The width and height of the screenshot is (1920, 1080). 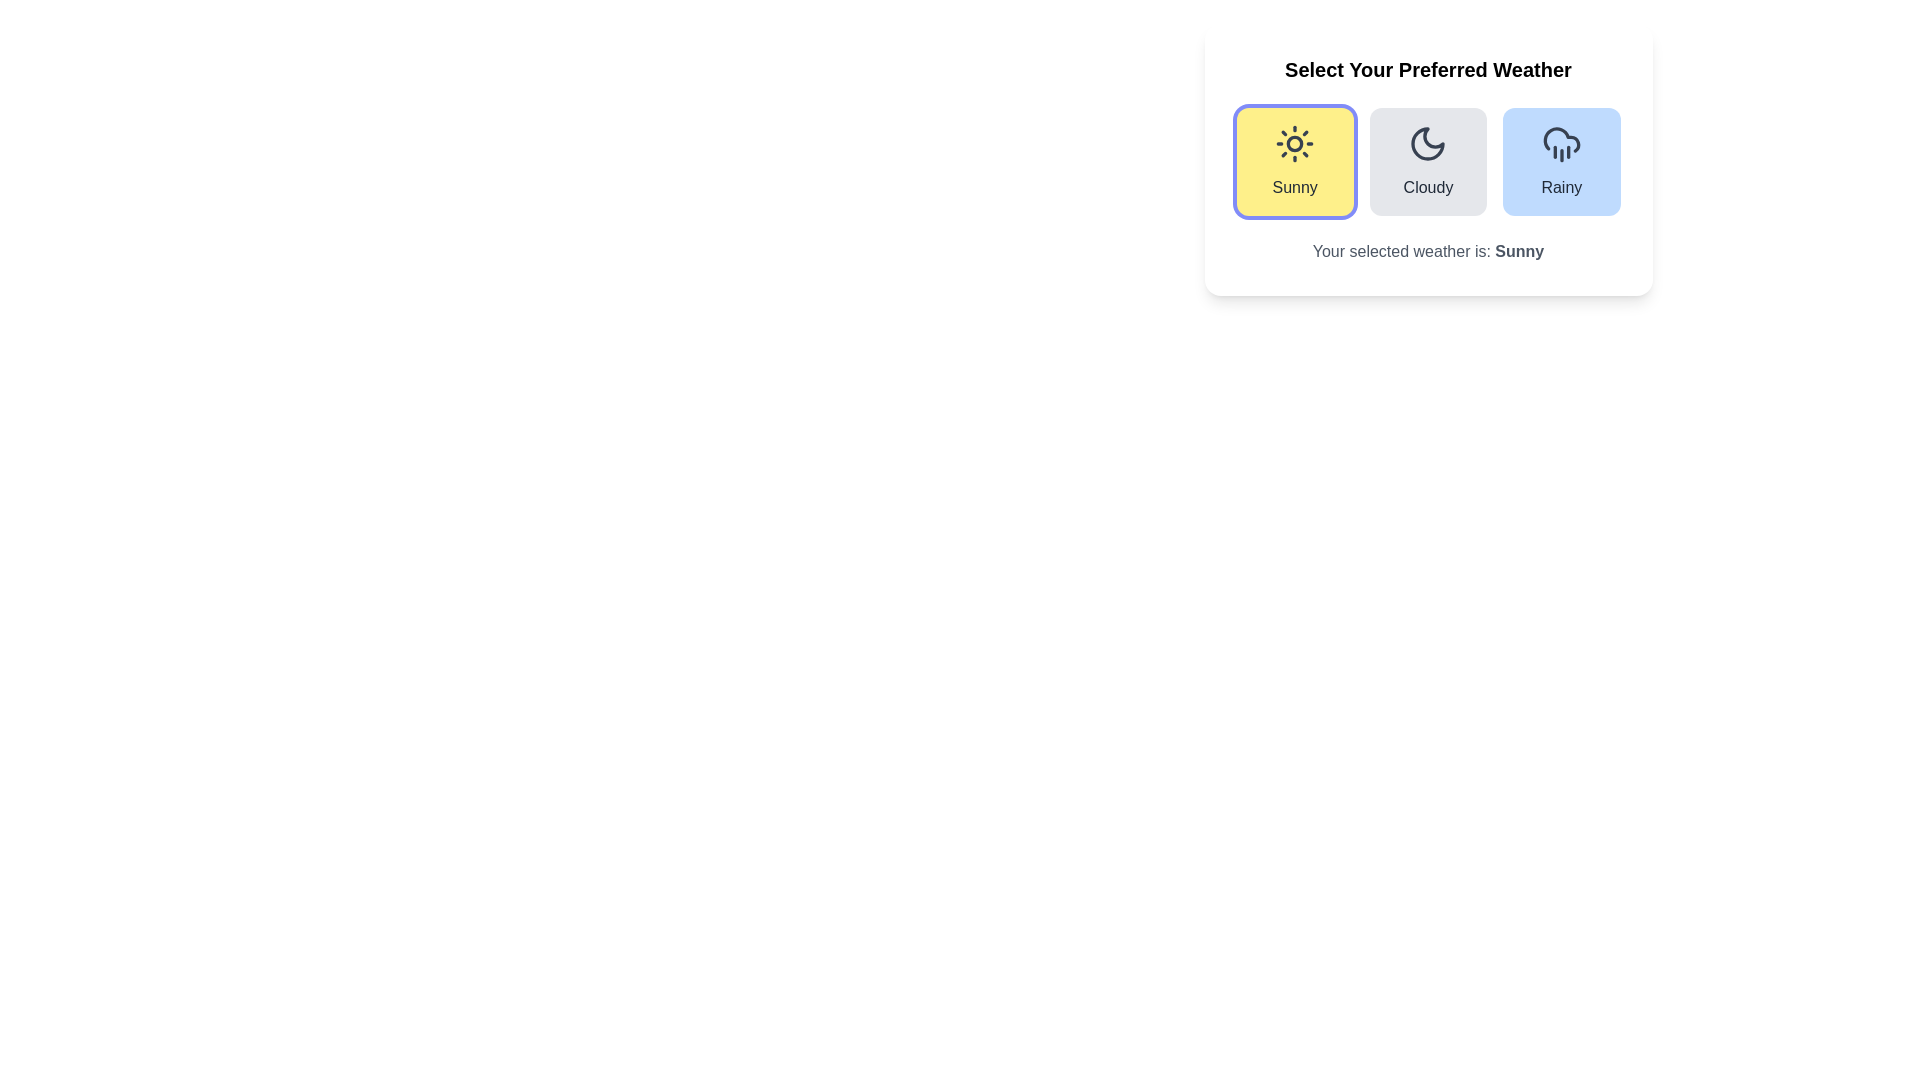 What do you see at coordinates (1427, 161) in the screenshot?
I see `the weather selection card labeled 'Cloudy' which features a crescent moon icon at the top and is positioned in the middle column of the grid` at bounding box center [1427, 161].